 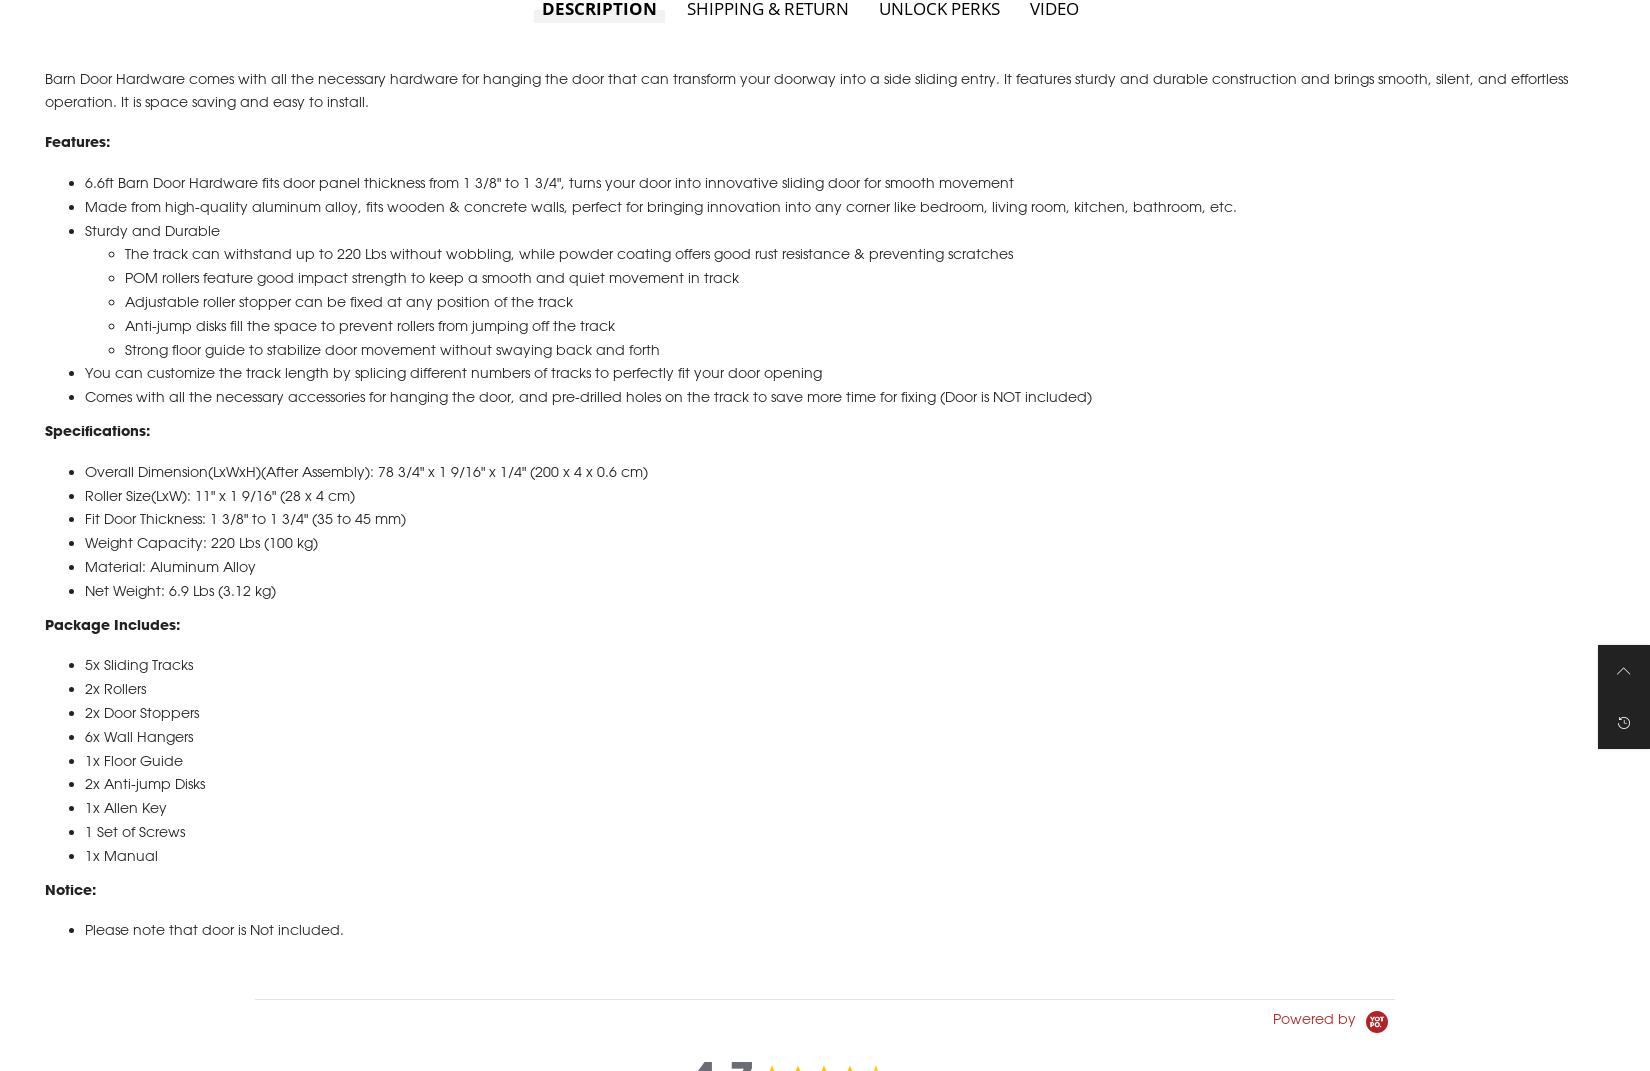 What do you see at coordinates (170, 588) in the screenshot?
I see `'Material: Aluminum Alloy'` at bounding box center [170, 588].